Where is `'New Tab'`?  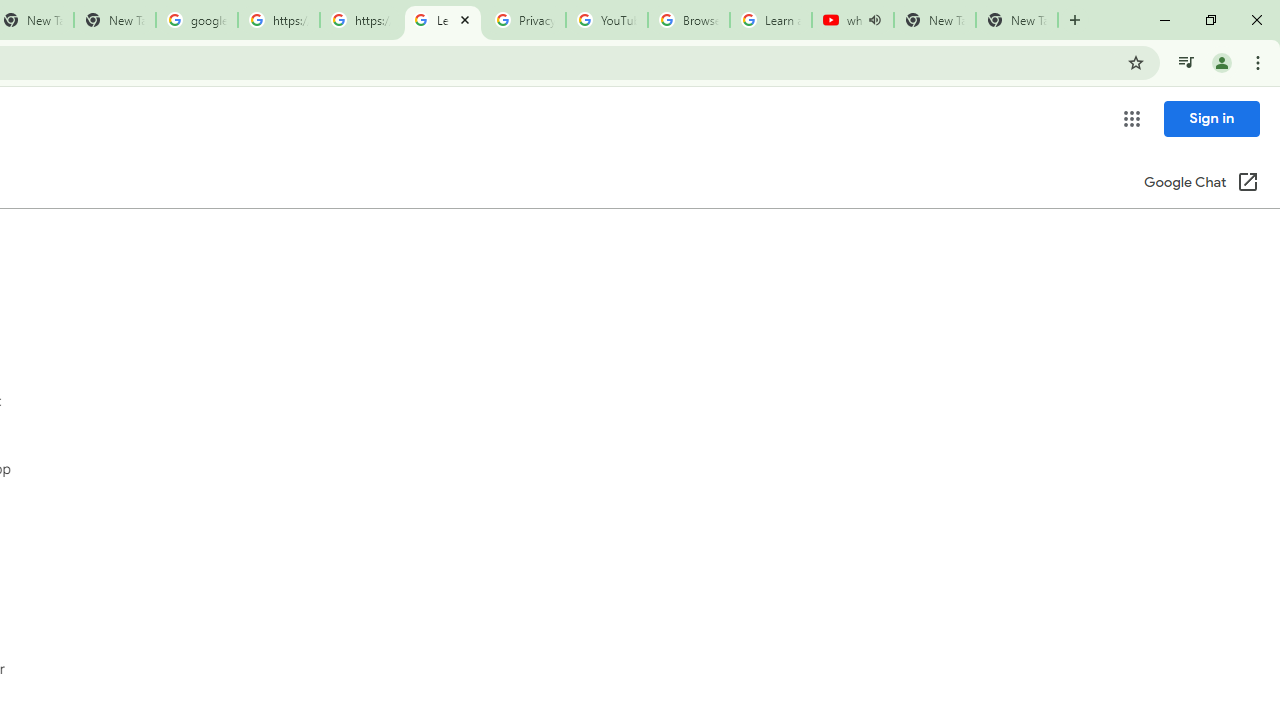 'New Tab' is located at coordinates (1016, 20).